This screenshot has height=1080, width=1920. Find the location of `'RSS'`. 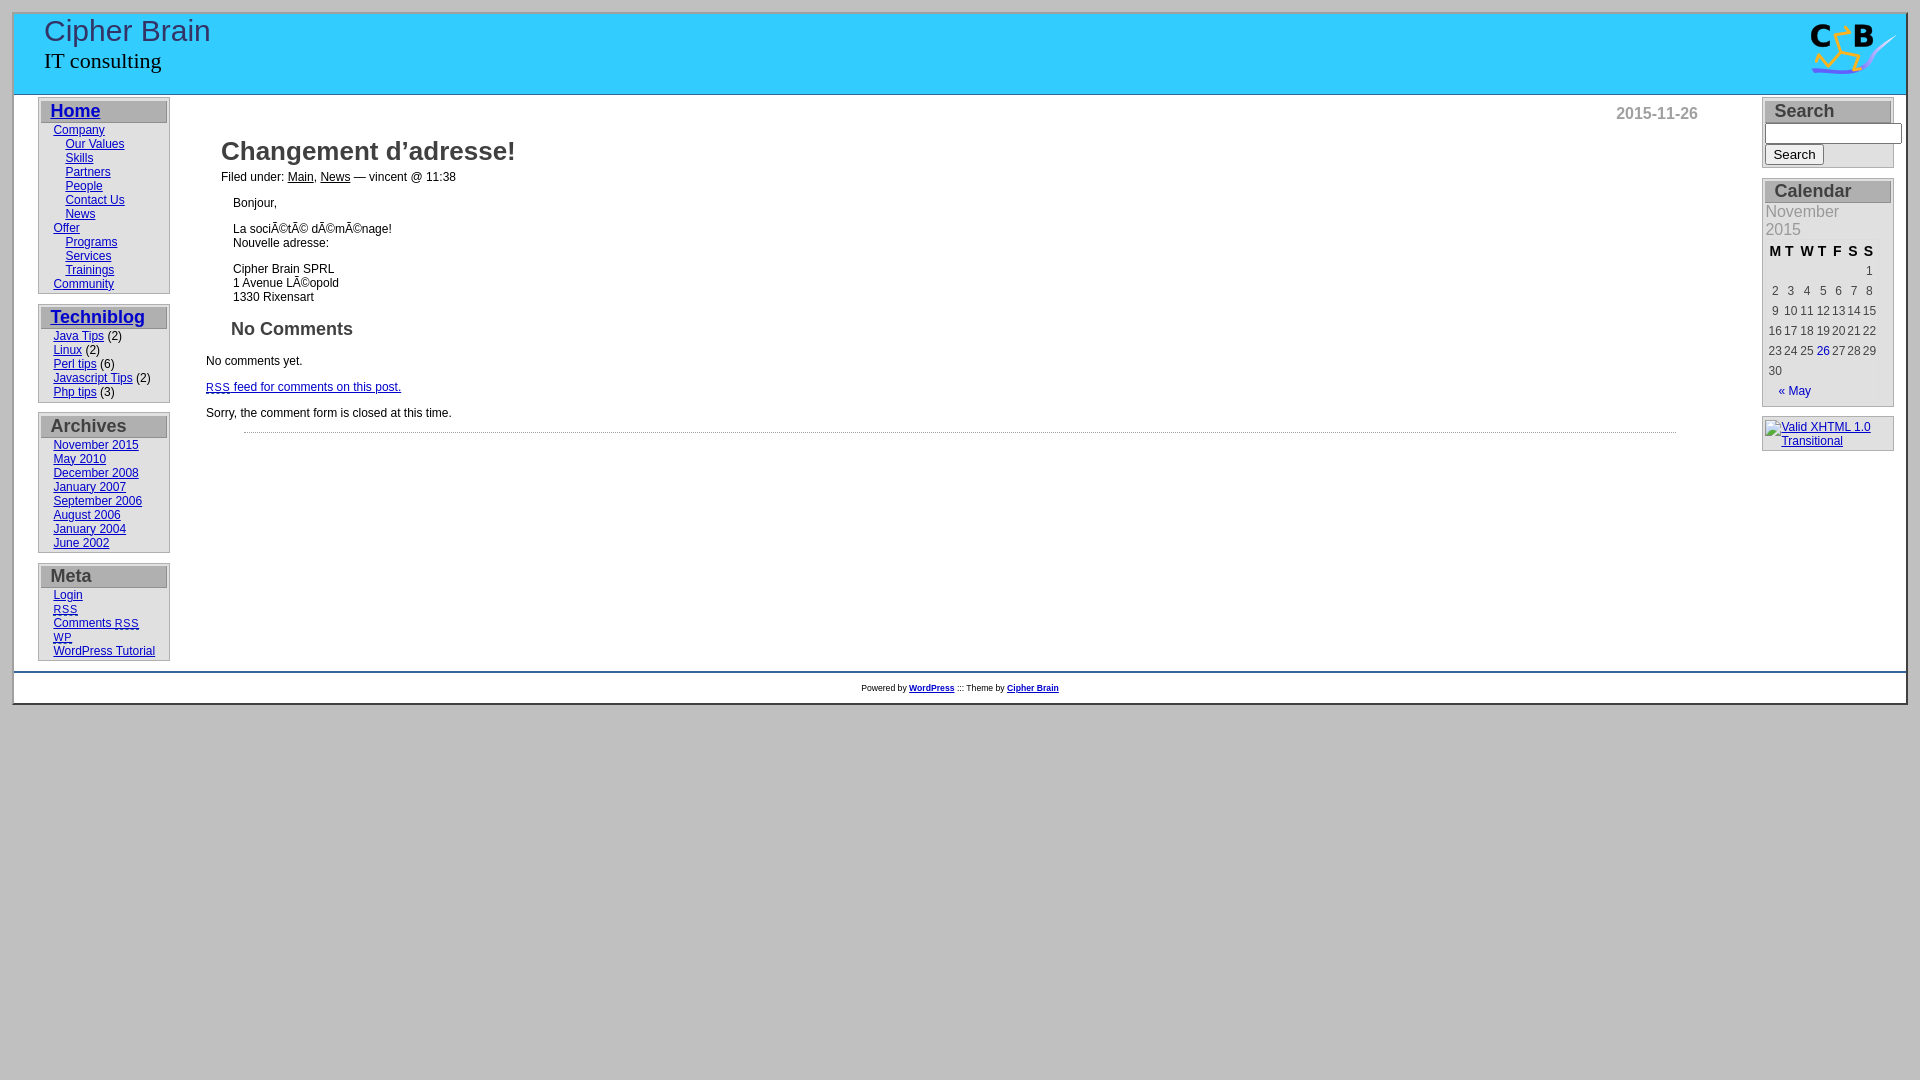

'RSS' is located at coordinates (52, 608).